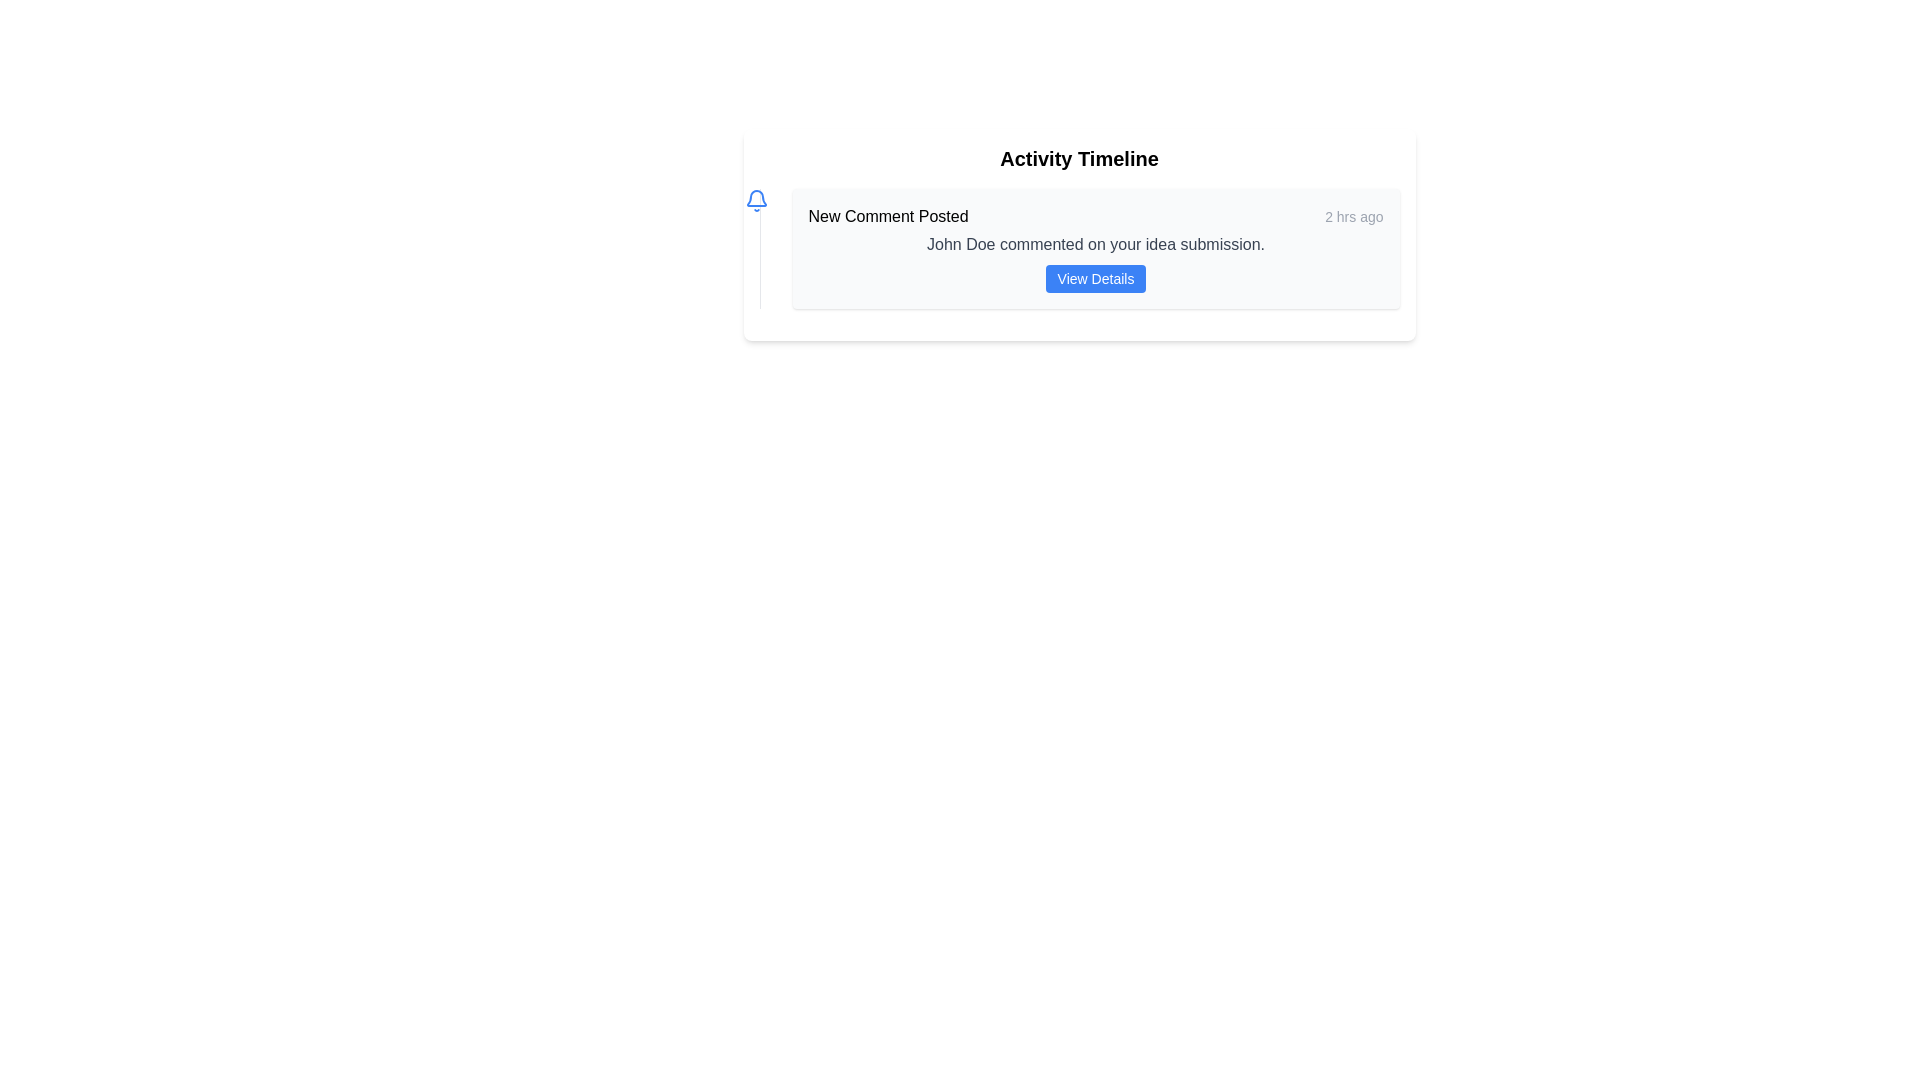 The image size is (1920, 1080). What do you see at coordinates (755, 200) in the screenshot?
I see `notification icon shaped like a bell, which is styled in blue and positioned to the left of the 'New Comment Posted' text in the 'Activity Timeline' section` at bounding box center [755, 200].